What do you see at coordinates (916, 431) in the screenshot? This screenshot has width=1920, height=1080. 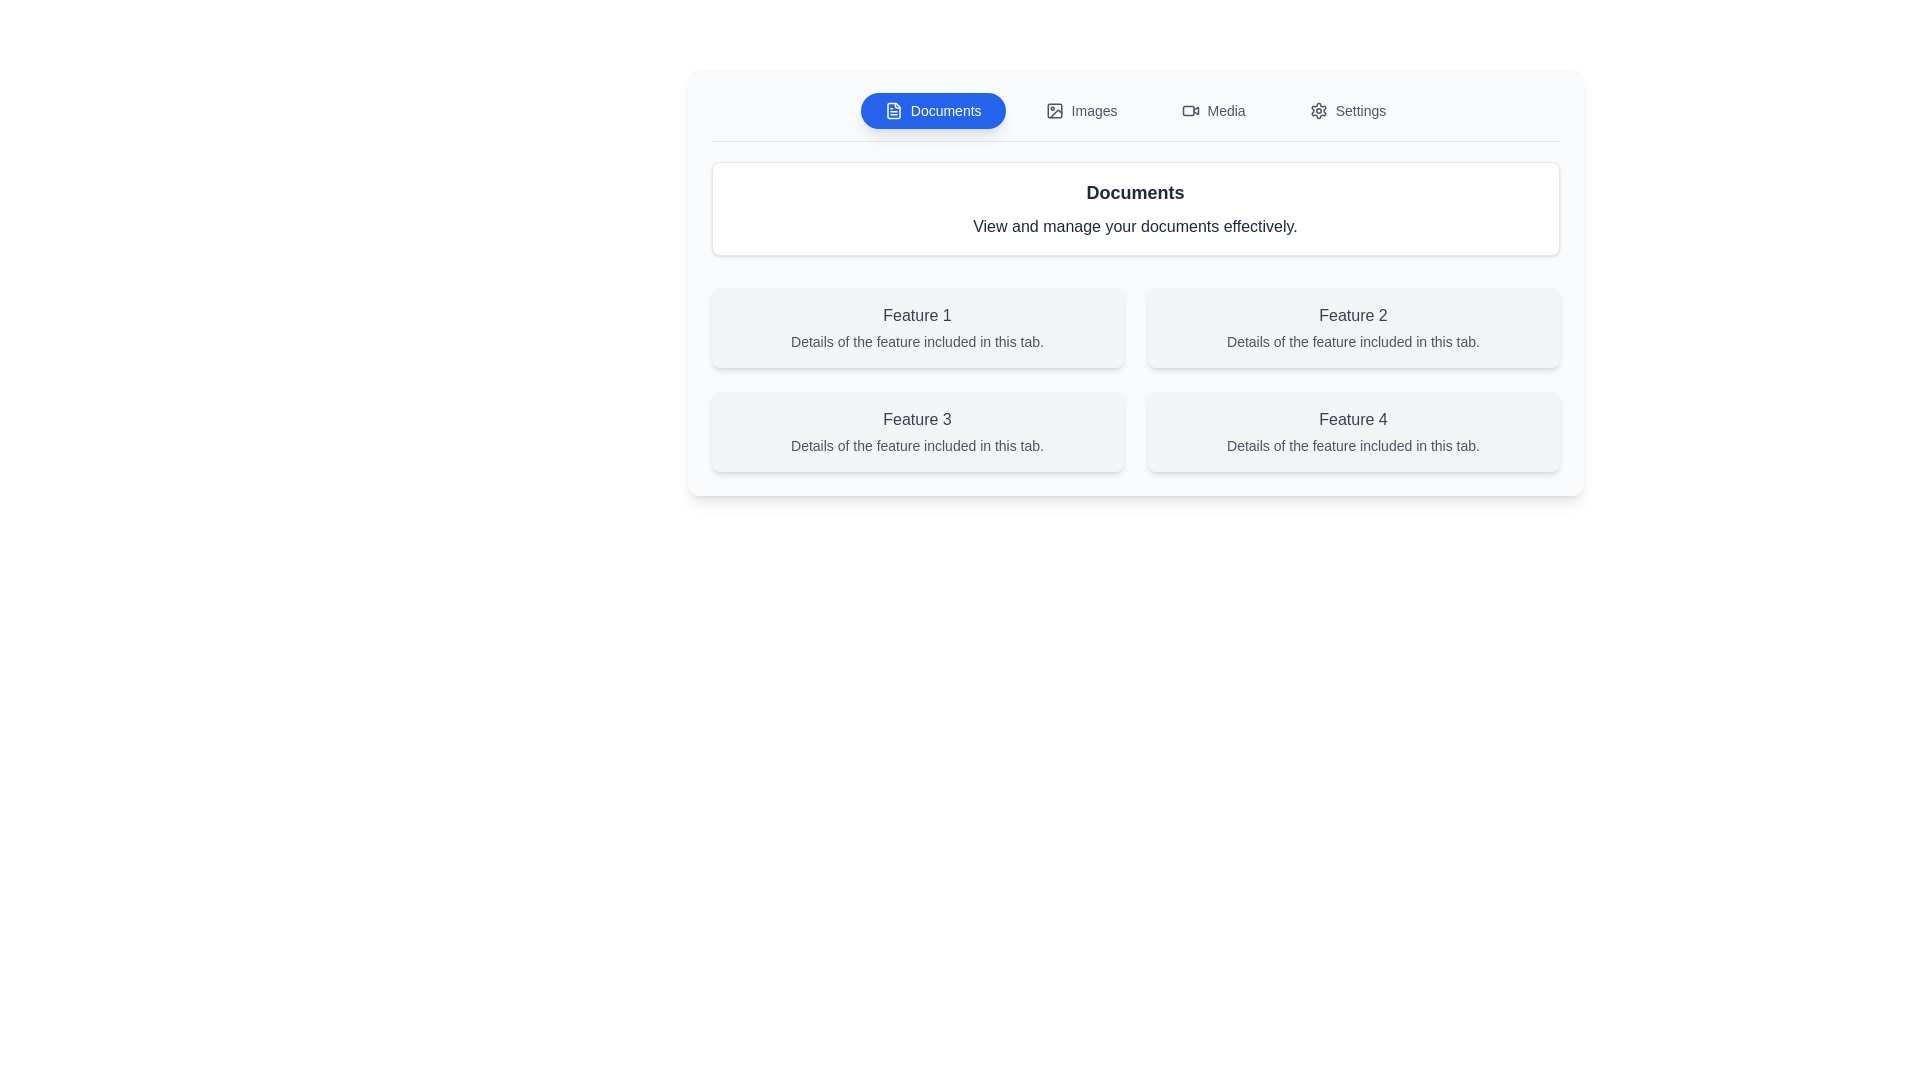 I see `the Card element that has a light gray background, rounded corners, and contains the text 'Feature 3' with a description 'Details of the feature included in this tab.'` at bounding box center [916, 431].